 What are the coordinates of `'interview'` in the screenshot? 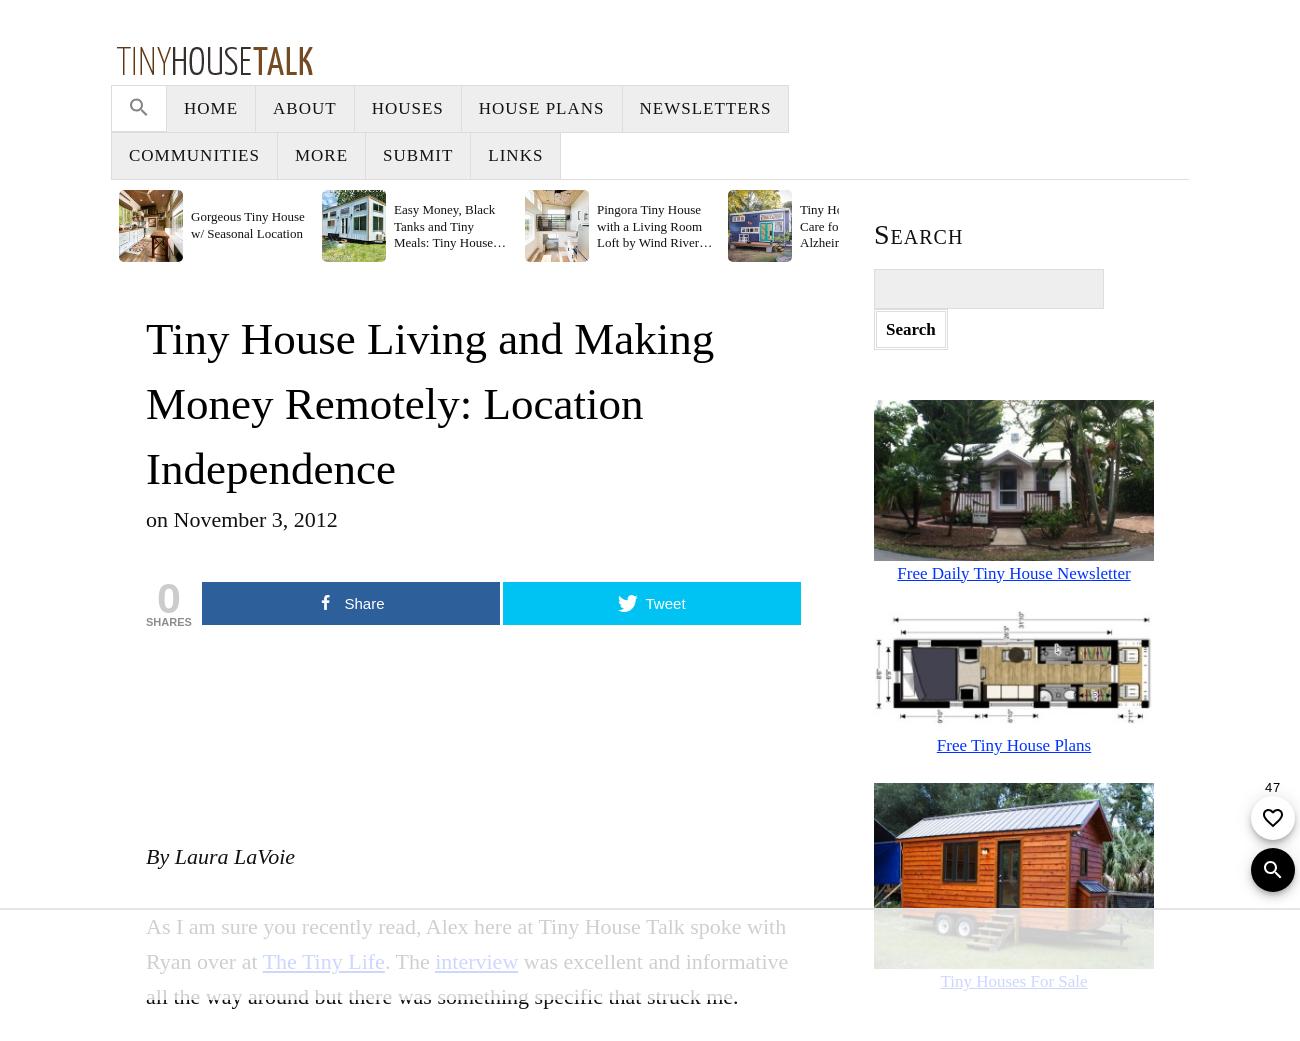 It's located at (475, 961).